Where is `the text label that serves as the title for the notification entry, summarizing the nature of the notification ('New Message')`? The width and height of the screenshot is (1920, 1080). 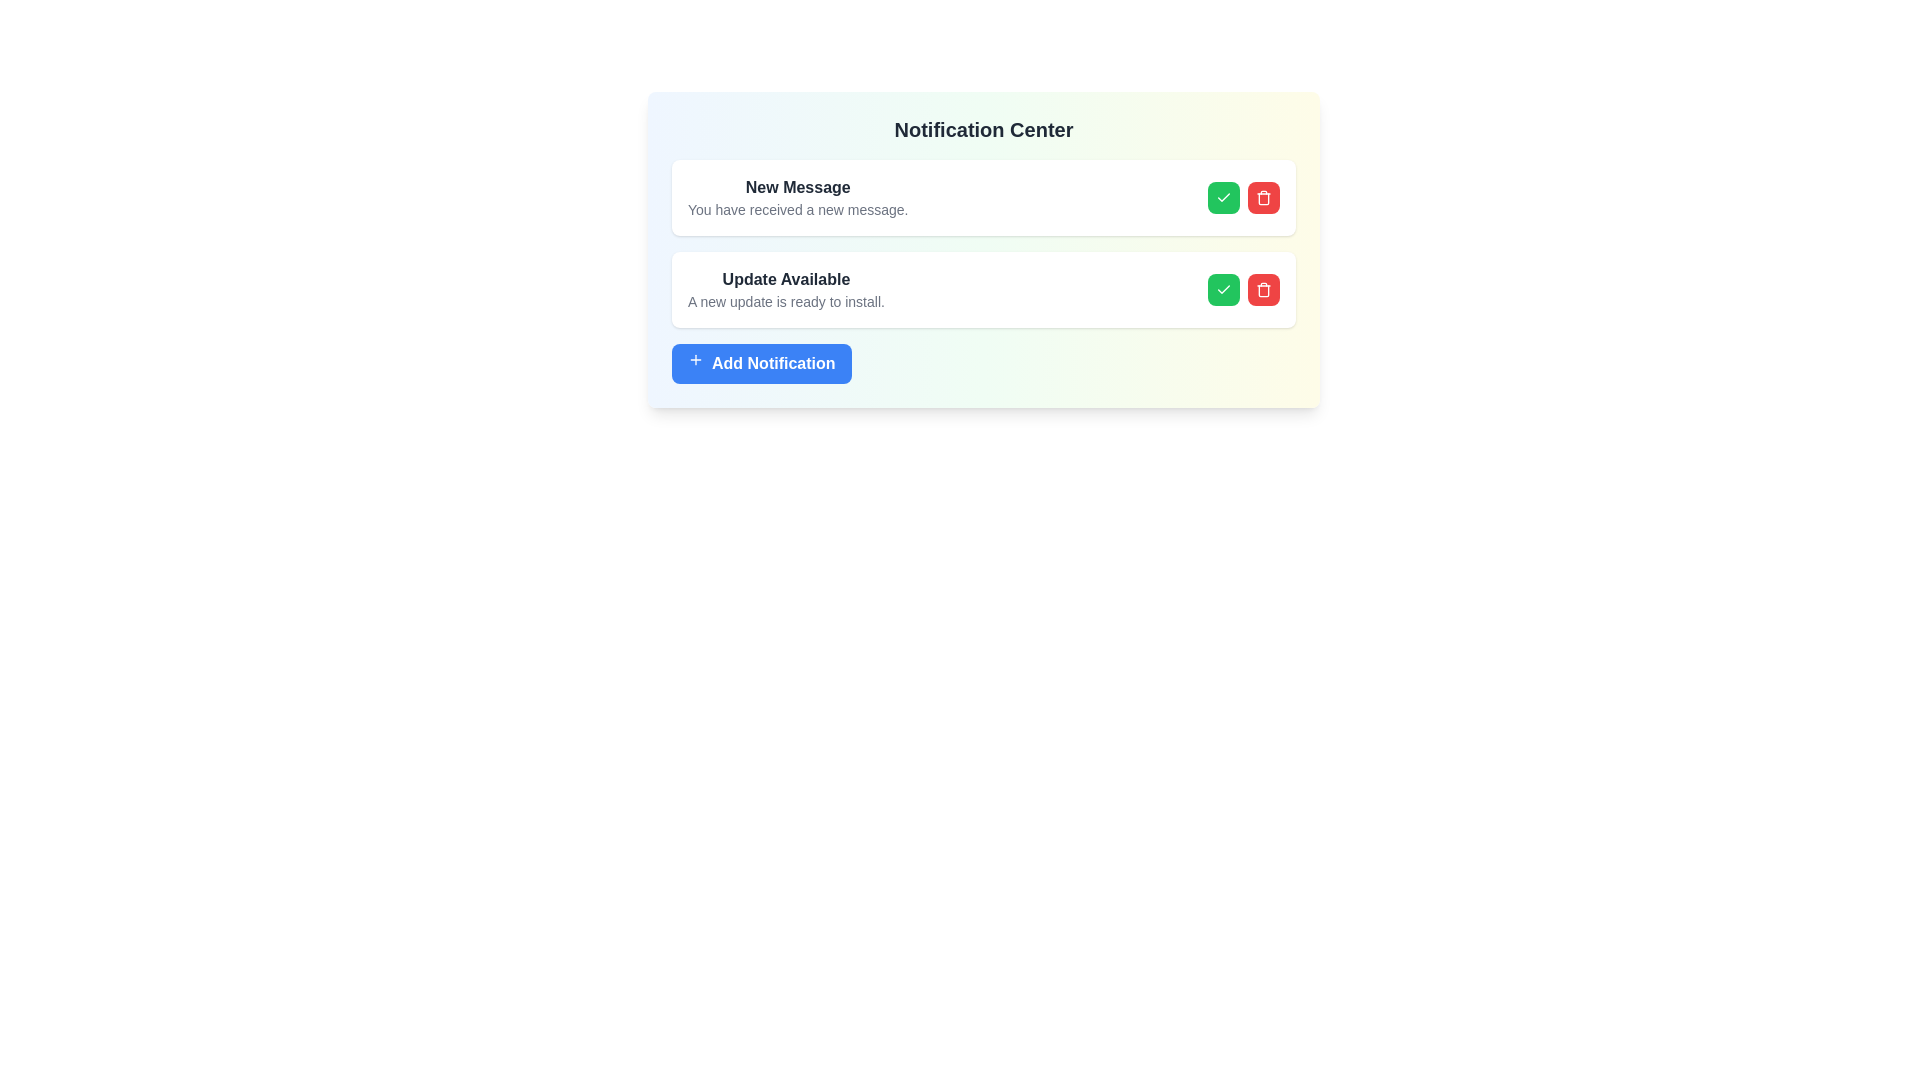 the text label that serves as the title for the notification entry, summarizing the nature of the notification ('New Message') is located at coordinates (797, 188).